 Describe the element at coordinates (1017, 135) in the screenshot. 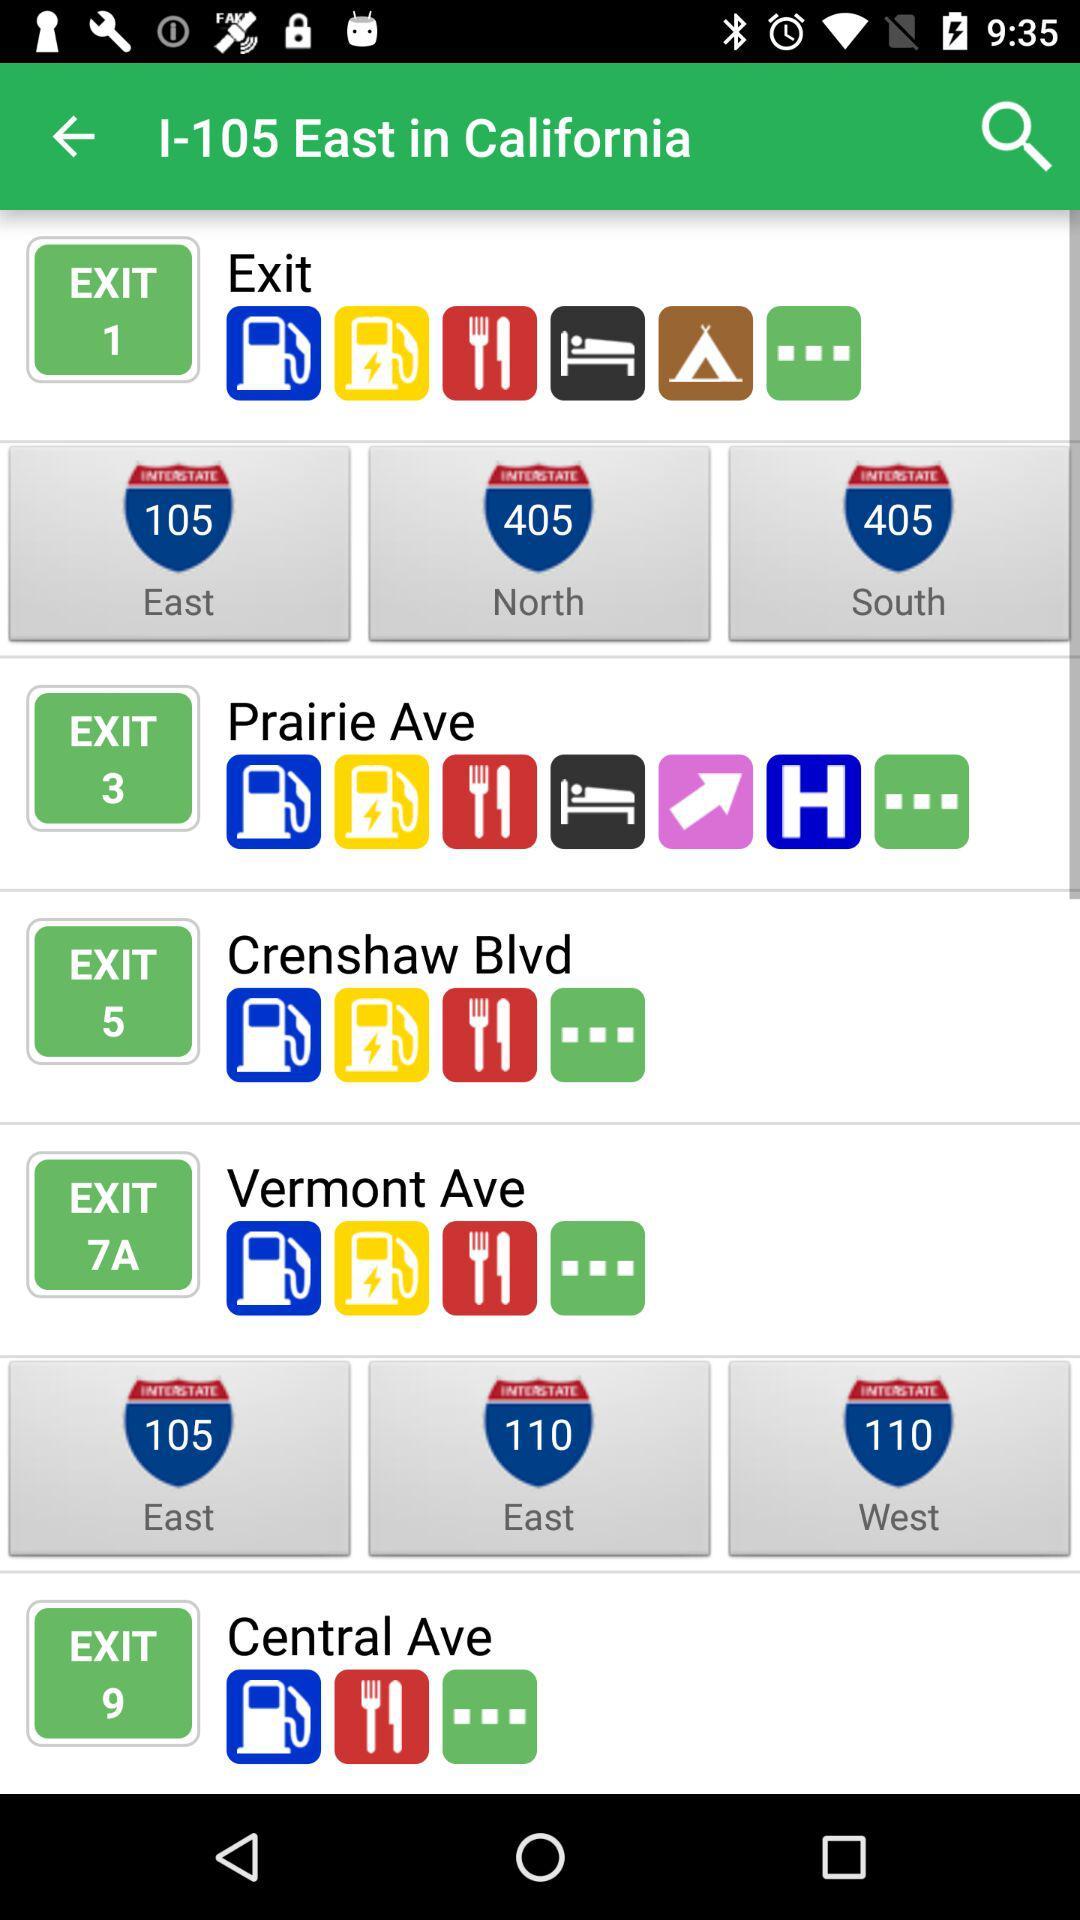

I see `icon next to i 105 east app` at that location.